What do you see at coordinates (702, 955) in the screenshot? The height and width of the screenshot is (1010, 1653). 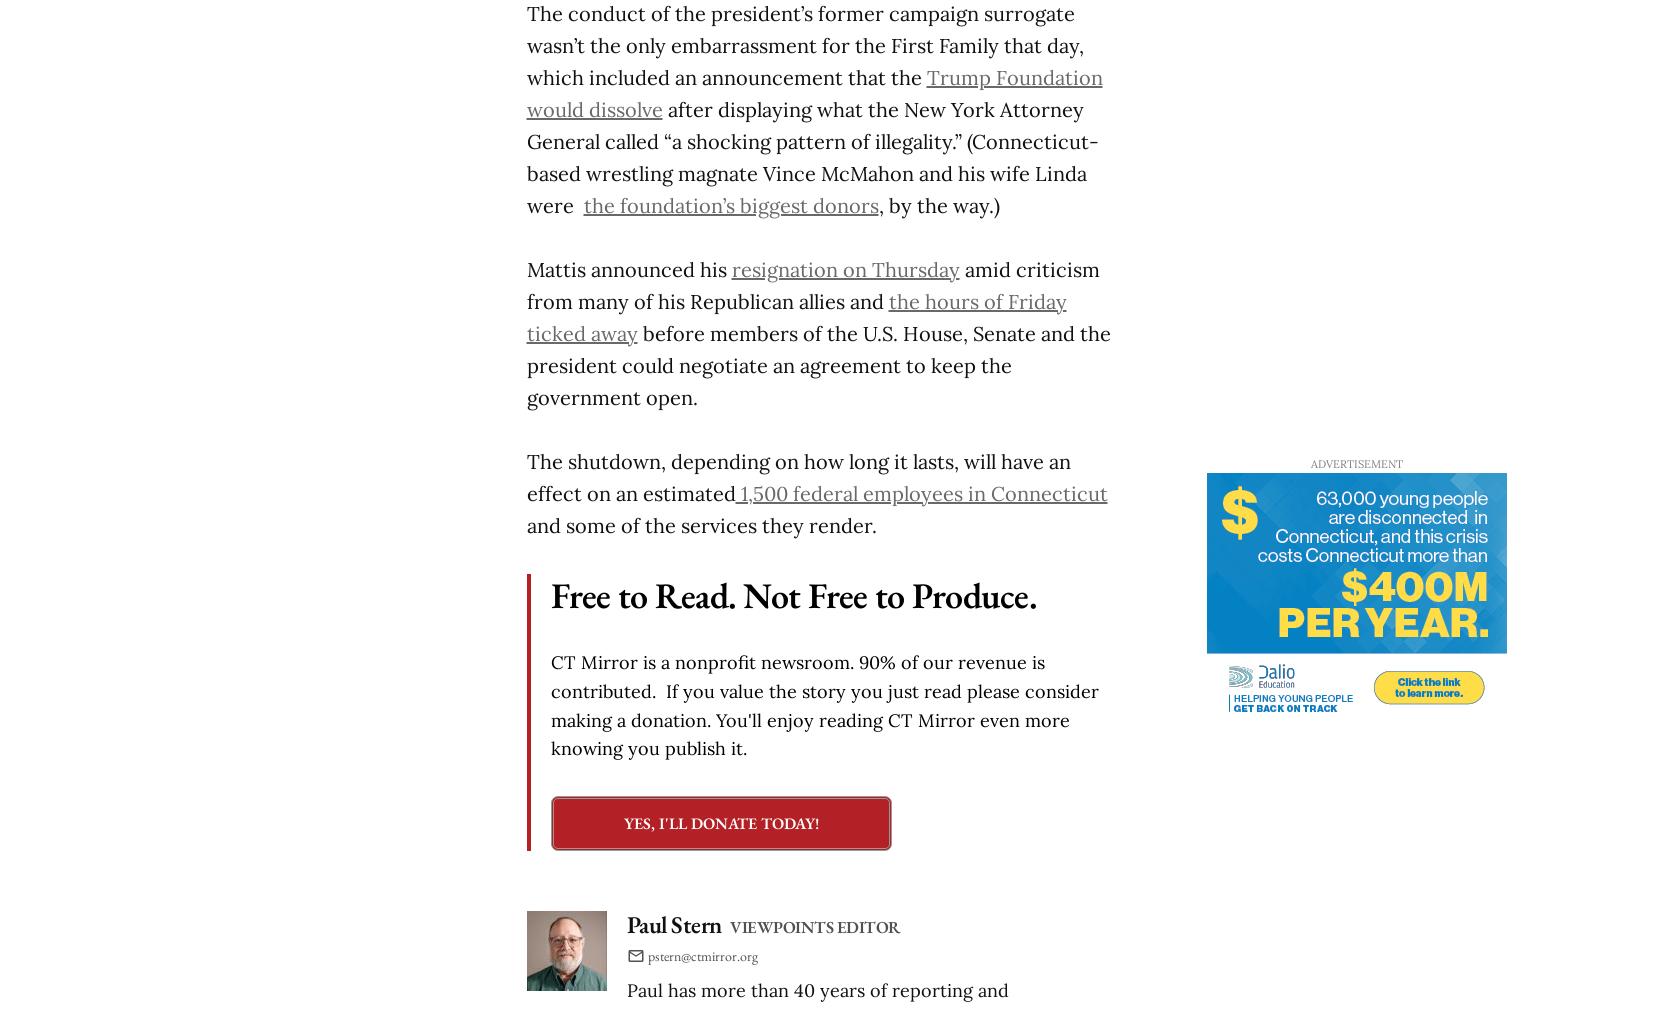 I see `'pstern@ctmirror.org'` at bounding box center [702, 955].